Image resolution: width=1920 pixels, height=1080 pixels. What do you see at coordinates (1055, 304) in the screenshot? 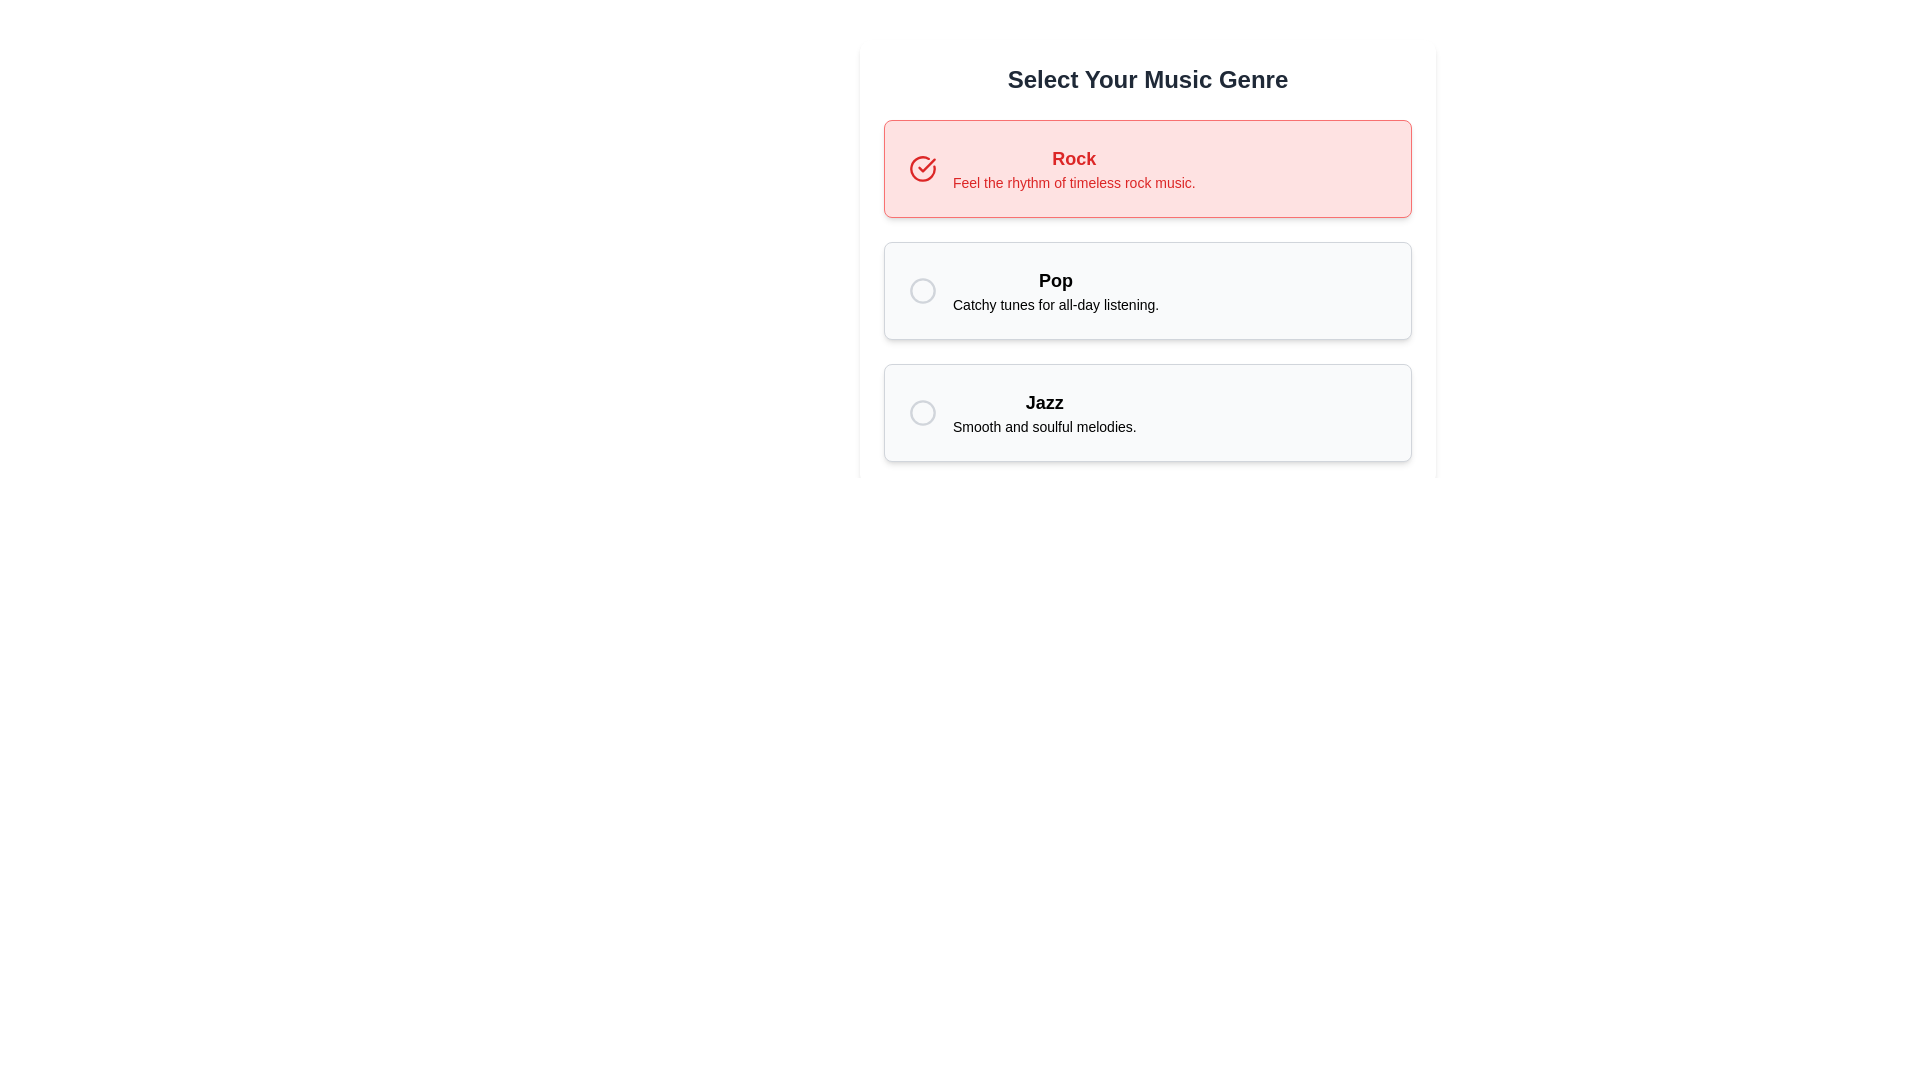
I see `the text that describes the 'Pop' music genre, which is positioned directly below the 'Pop' label inside an outlined box` at bounding box center [1055, 304].